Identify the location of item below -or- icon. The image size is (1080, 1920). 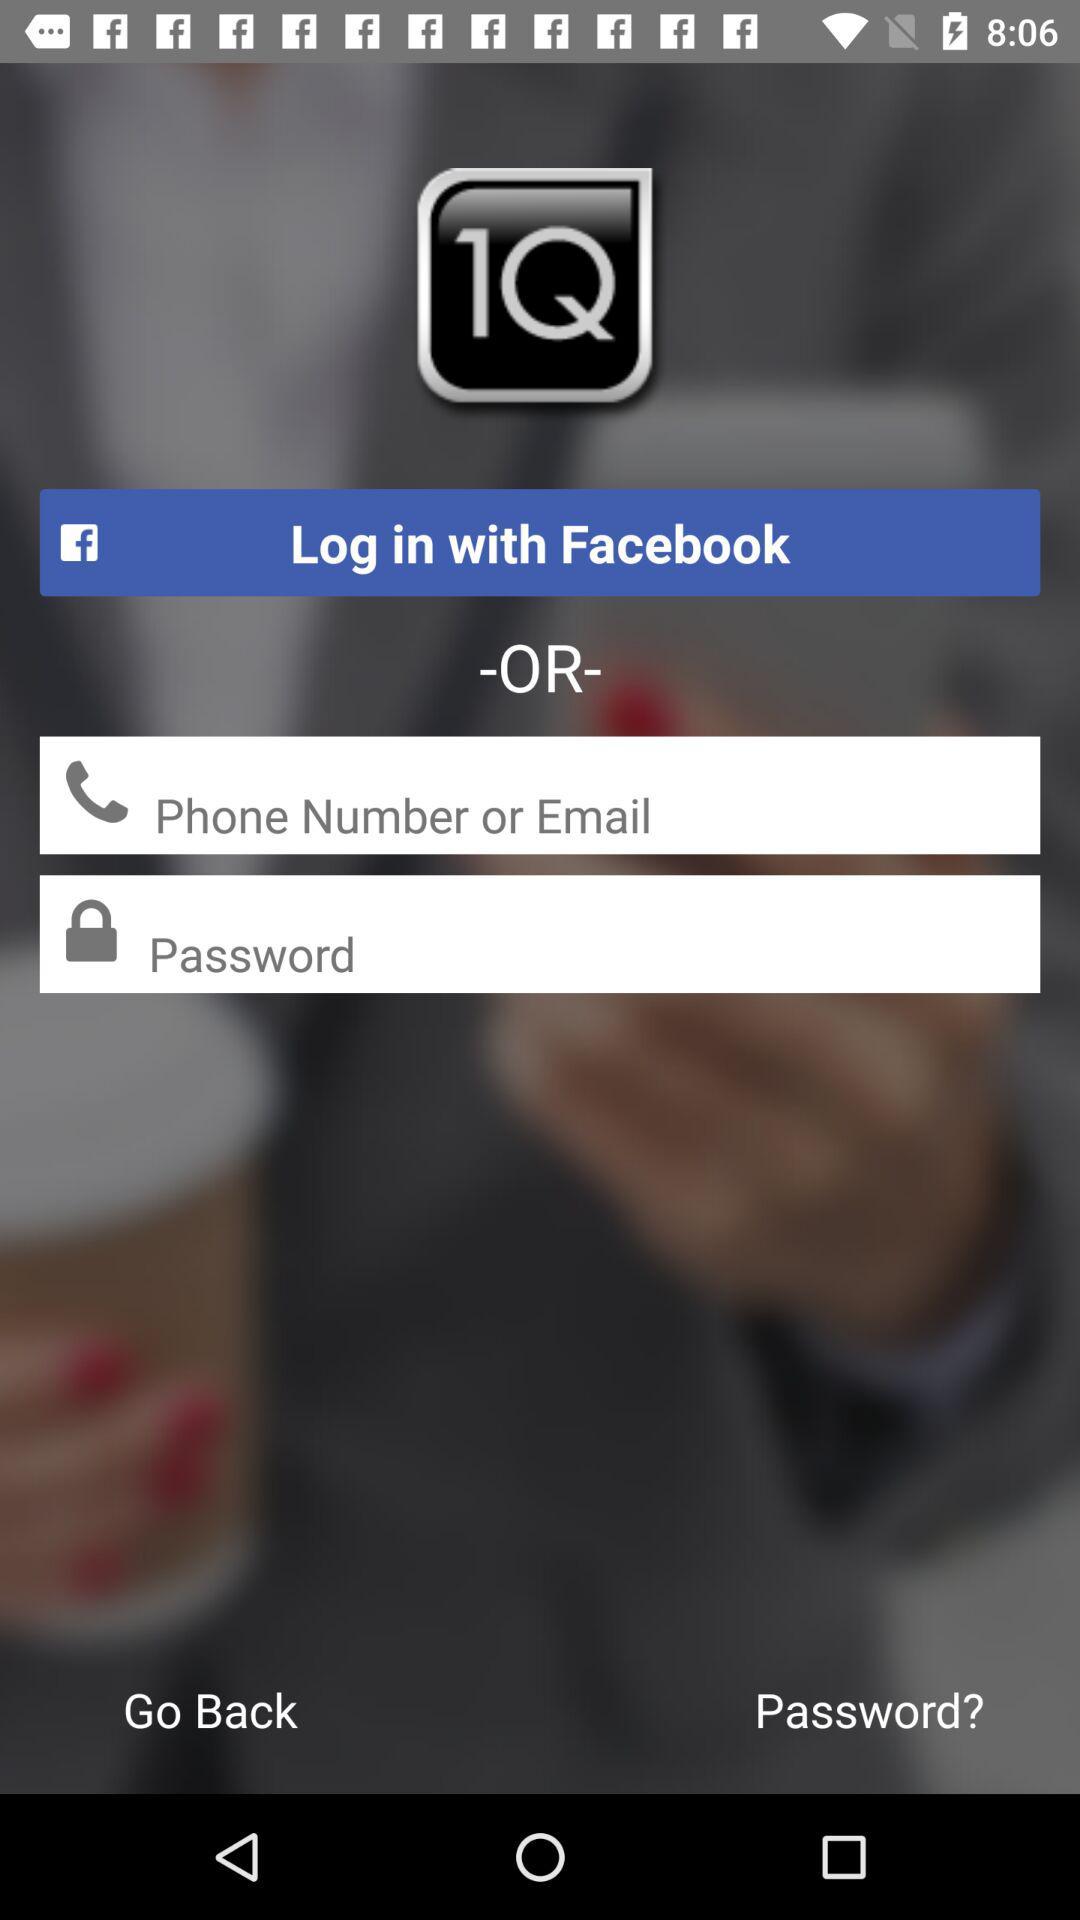
(596, 817).